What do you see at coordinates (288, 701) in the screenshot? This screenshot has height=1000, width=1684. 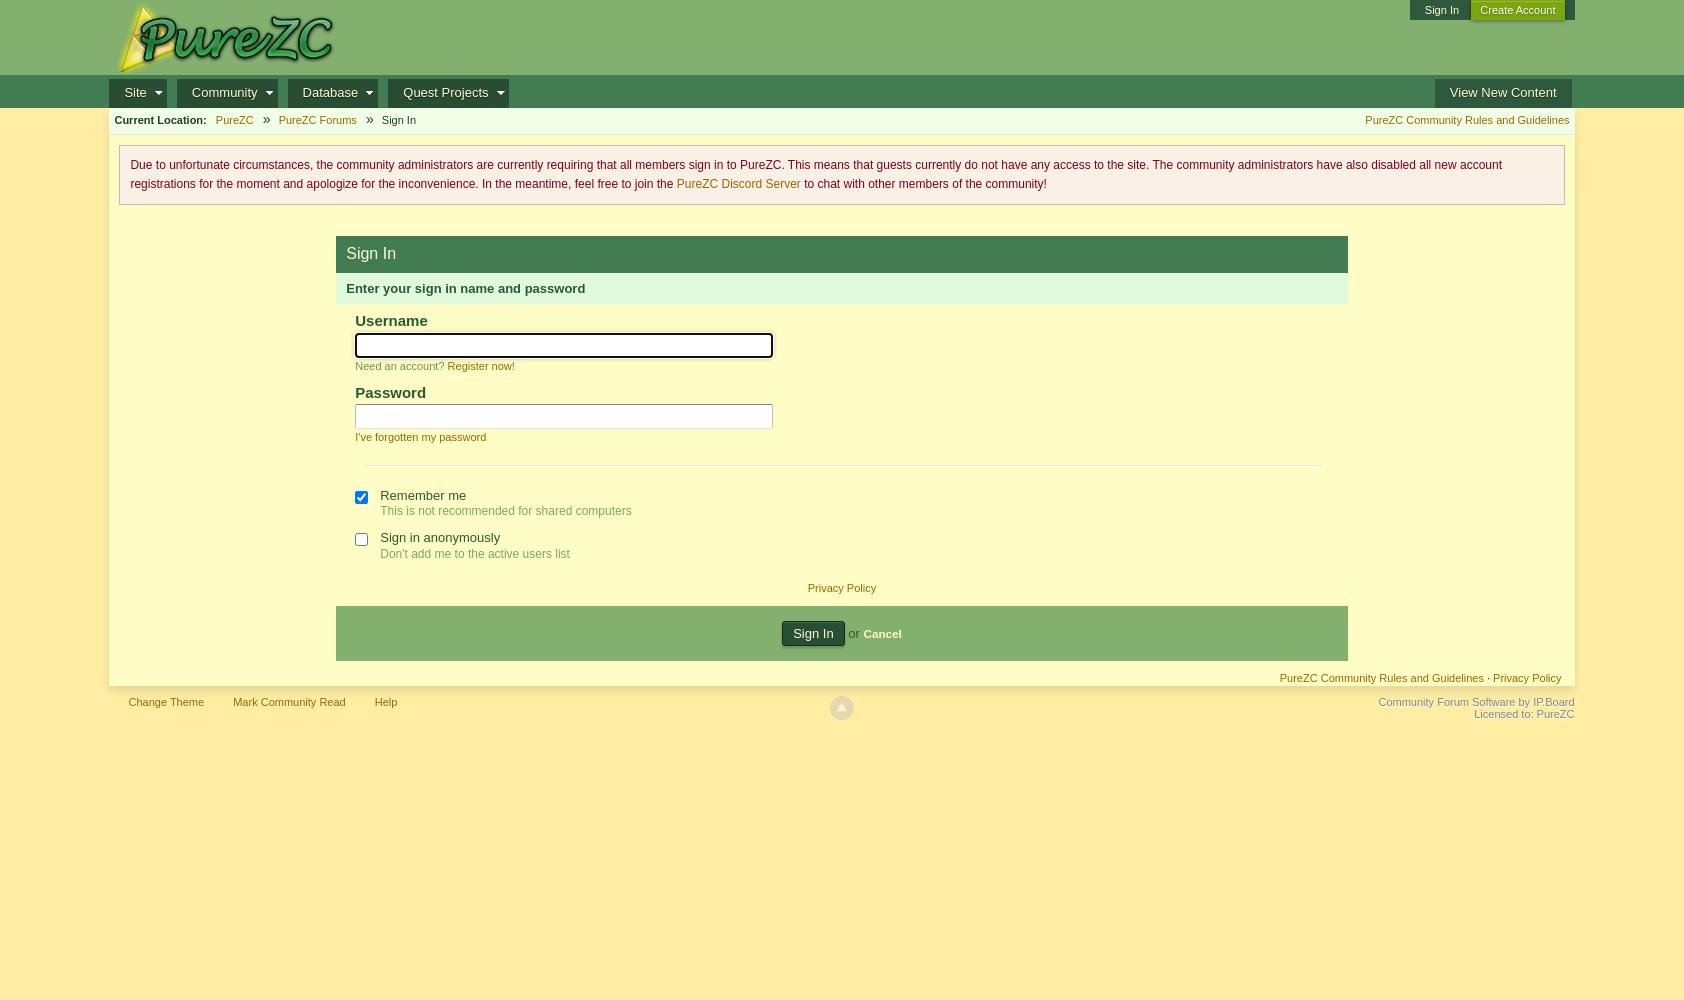 I see `'Mark Community Read'` at bounding box center [288, 701].